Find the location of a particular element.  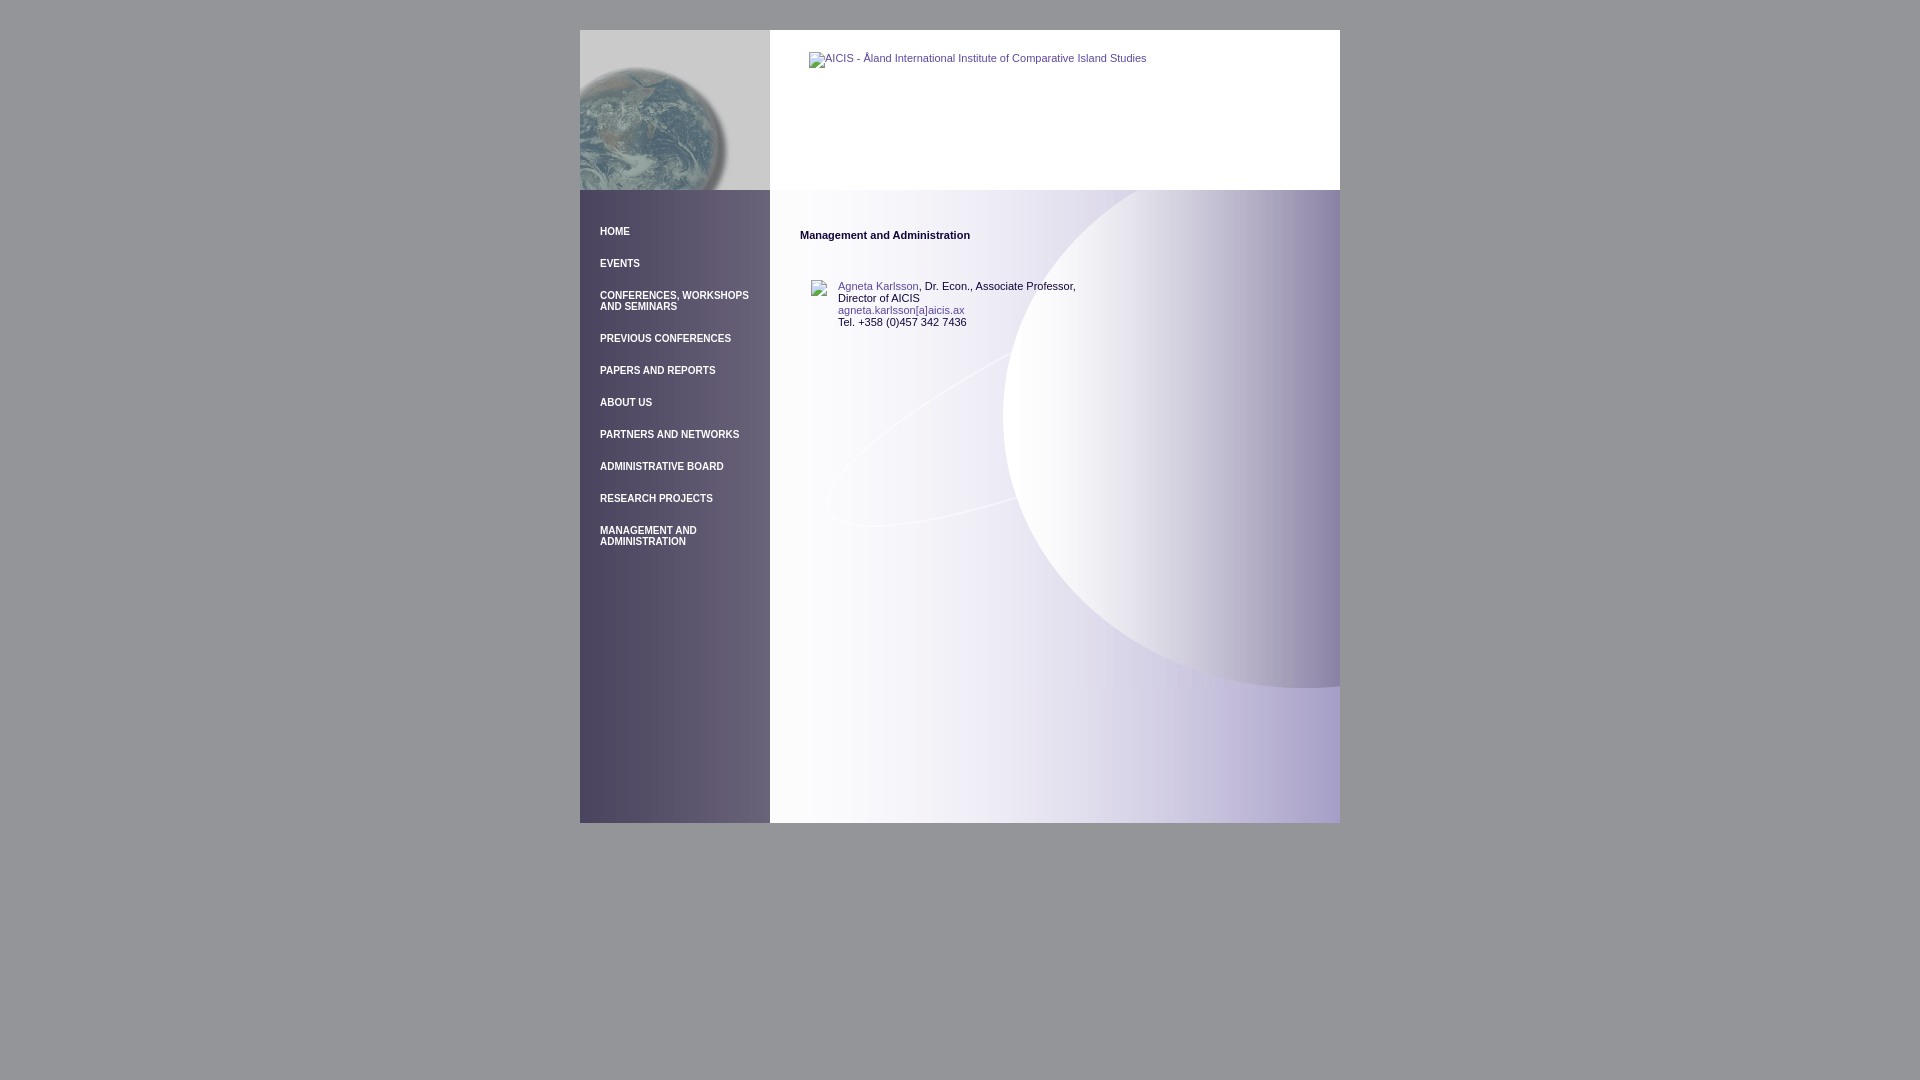

'EVENTS' is located at coordinates (599, 262).